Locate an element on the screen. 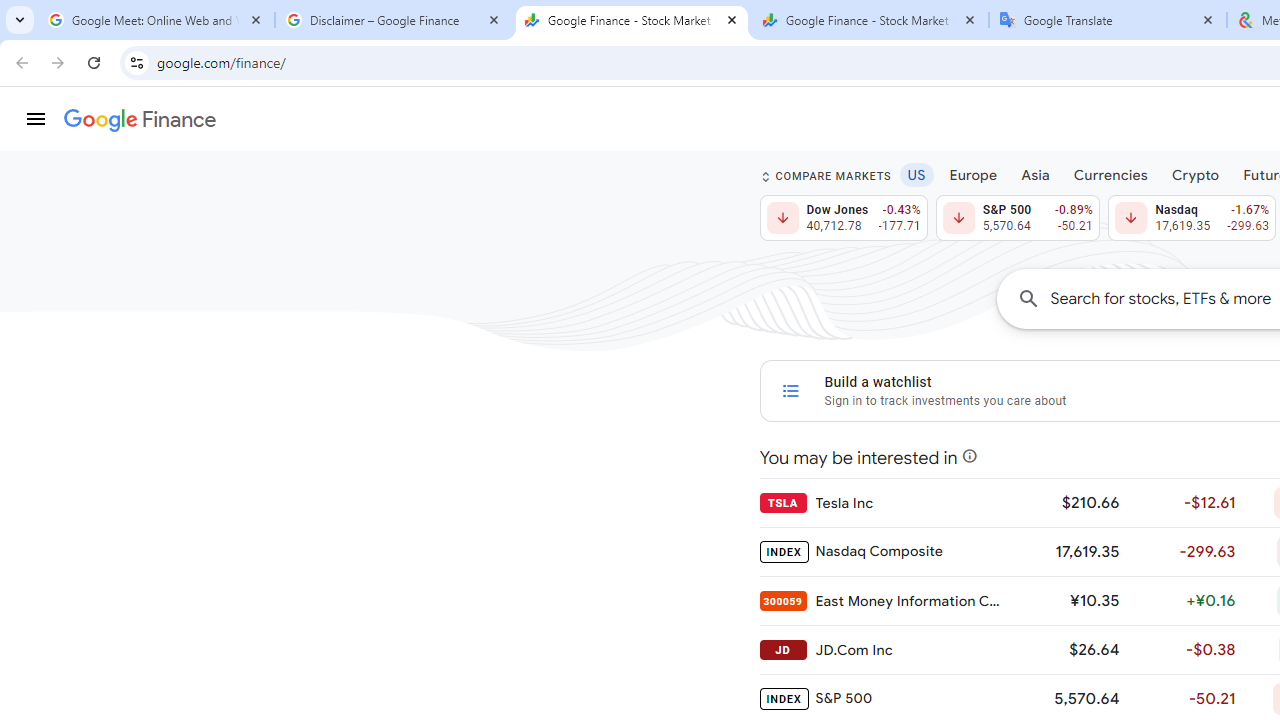  'Dow Jones 40,712.78 Down by 0.43% -177.71' is located at coordinates (843, 218).